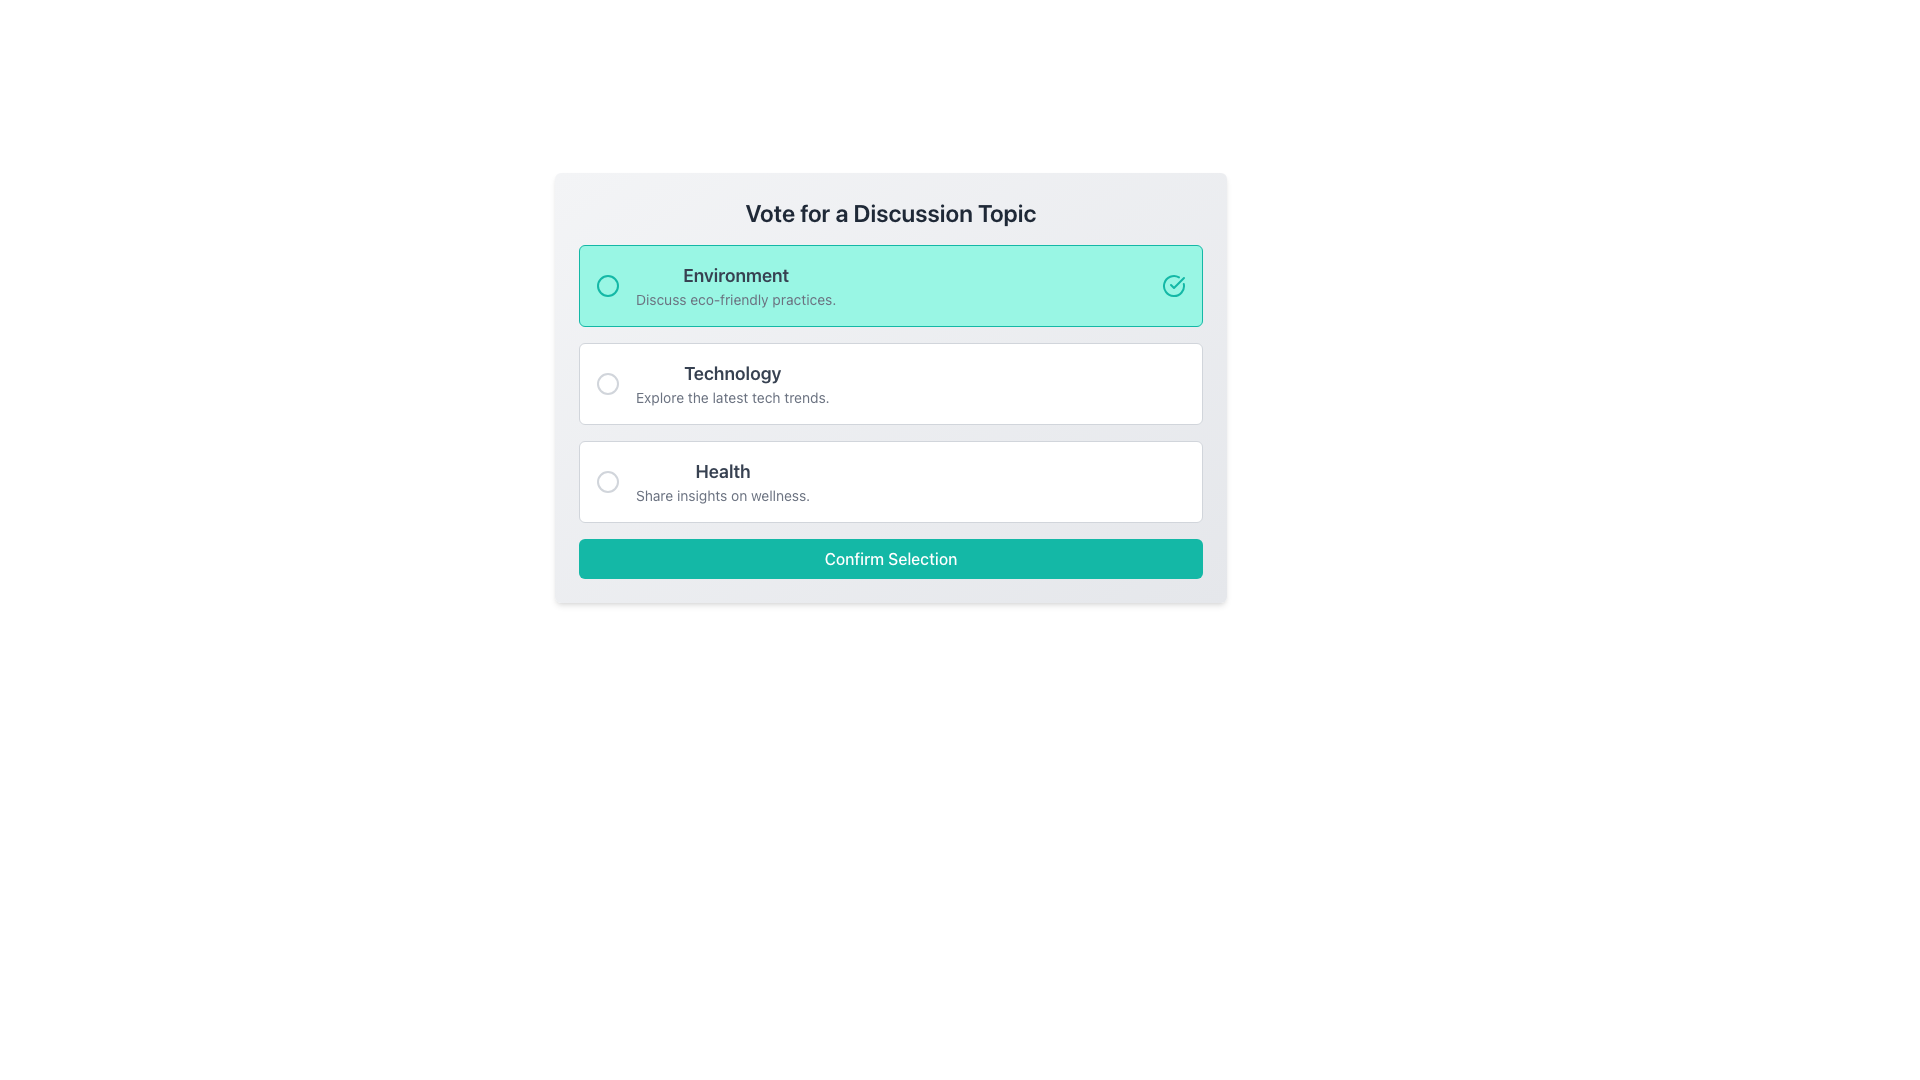 The width and height of the screenshot is (1920, 1080). What do you see at coordinates (1174, 285) in the screenshot?
I see `the circular teal checkmark icon associated with the 'Environment' option` at bounding box center [1174, 285].